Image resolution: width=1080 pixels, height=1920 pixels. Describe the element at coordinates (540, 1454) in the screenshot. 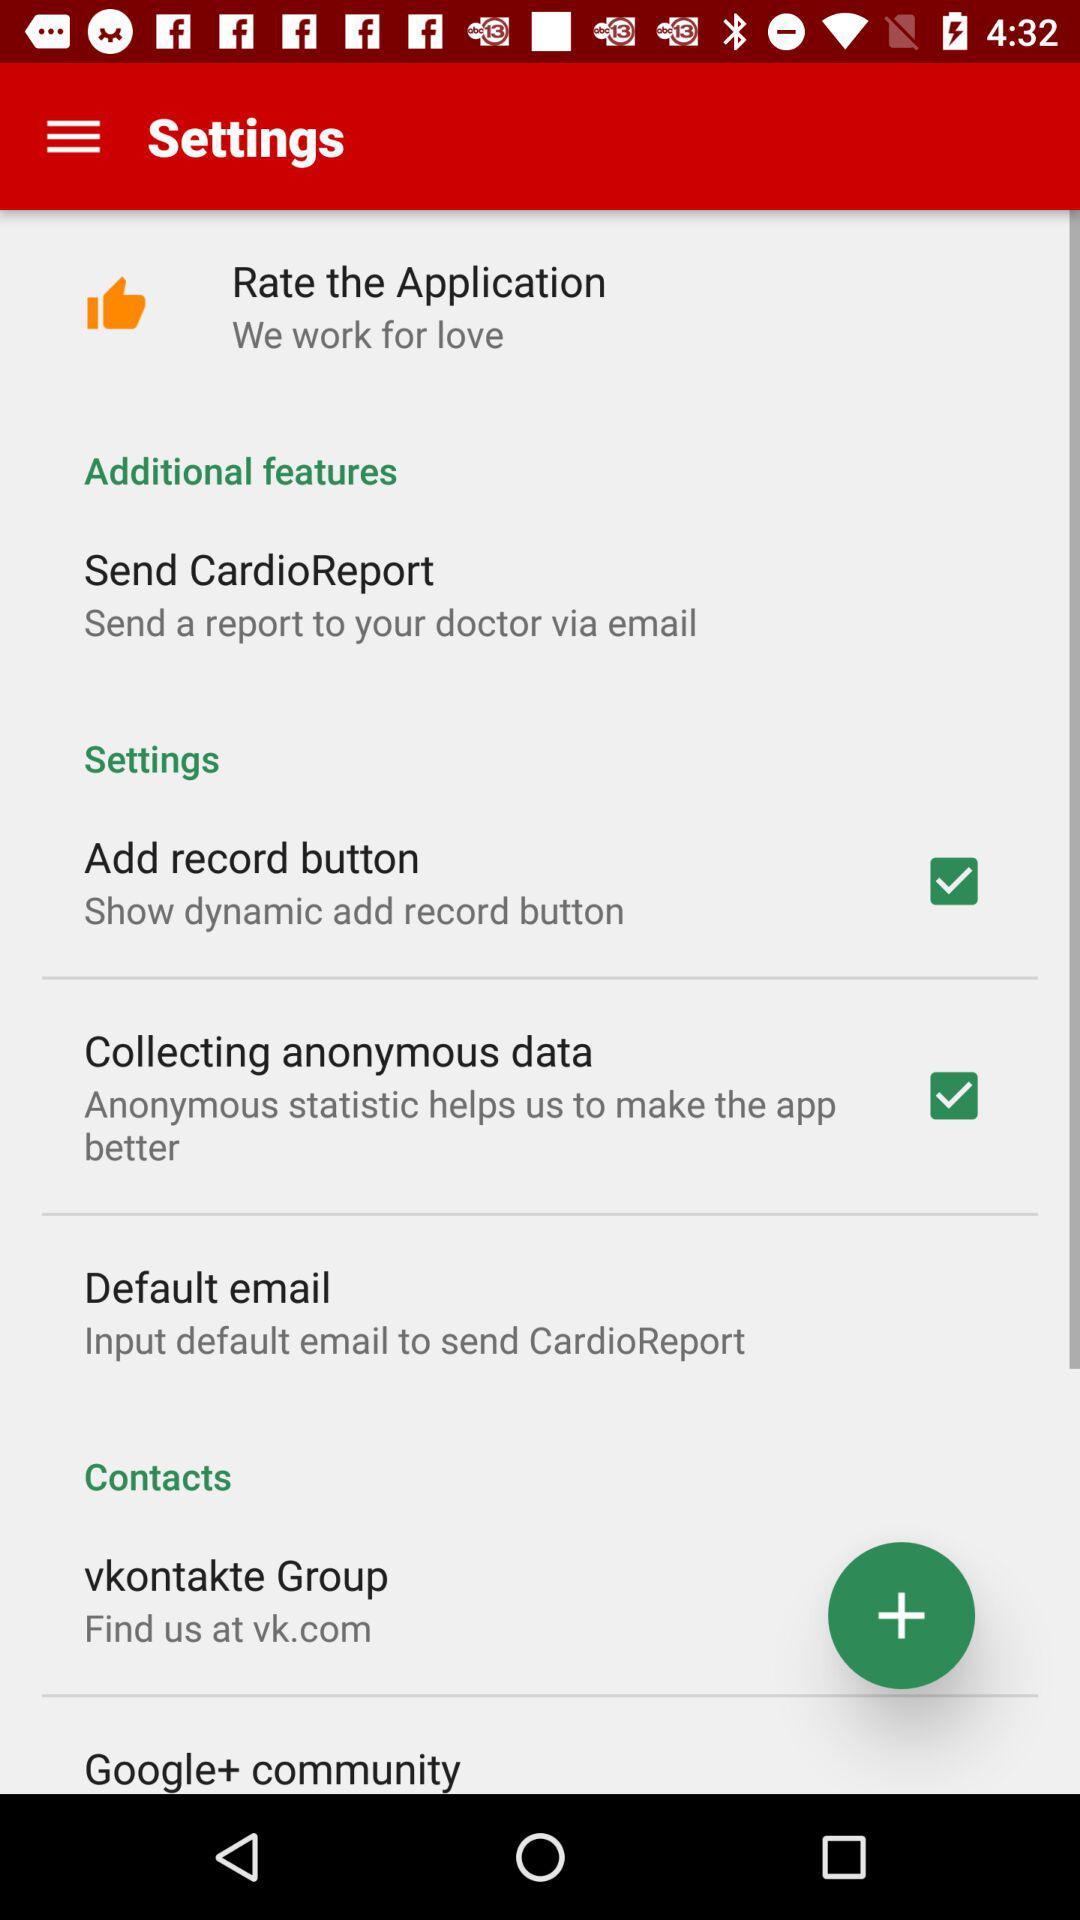

I see `the contacts icon` at that location.